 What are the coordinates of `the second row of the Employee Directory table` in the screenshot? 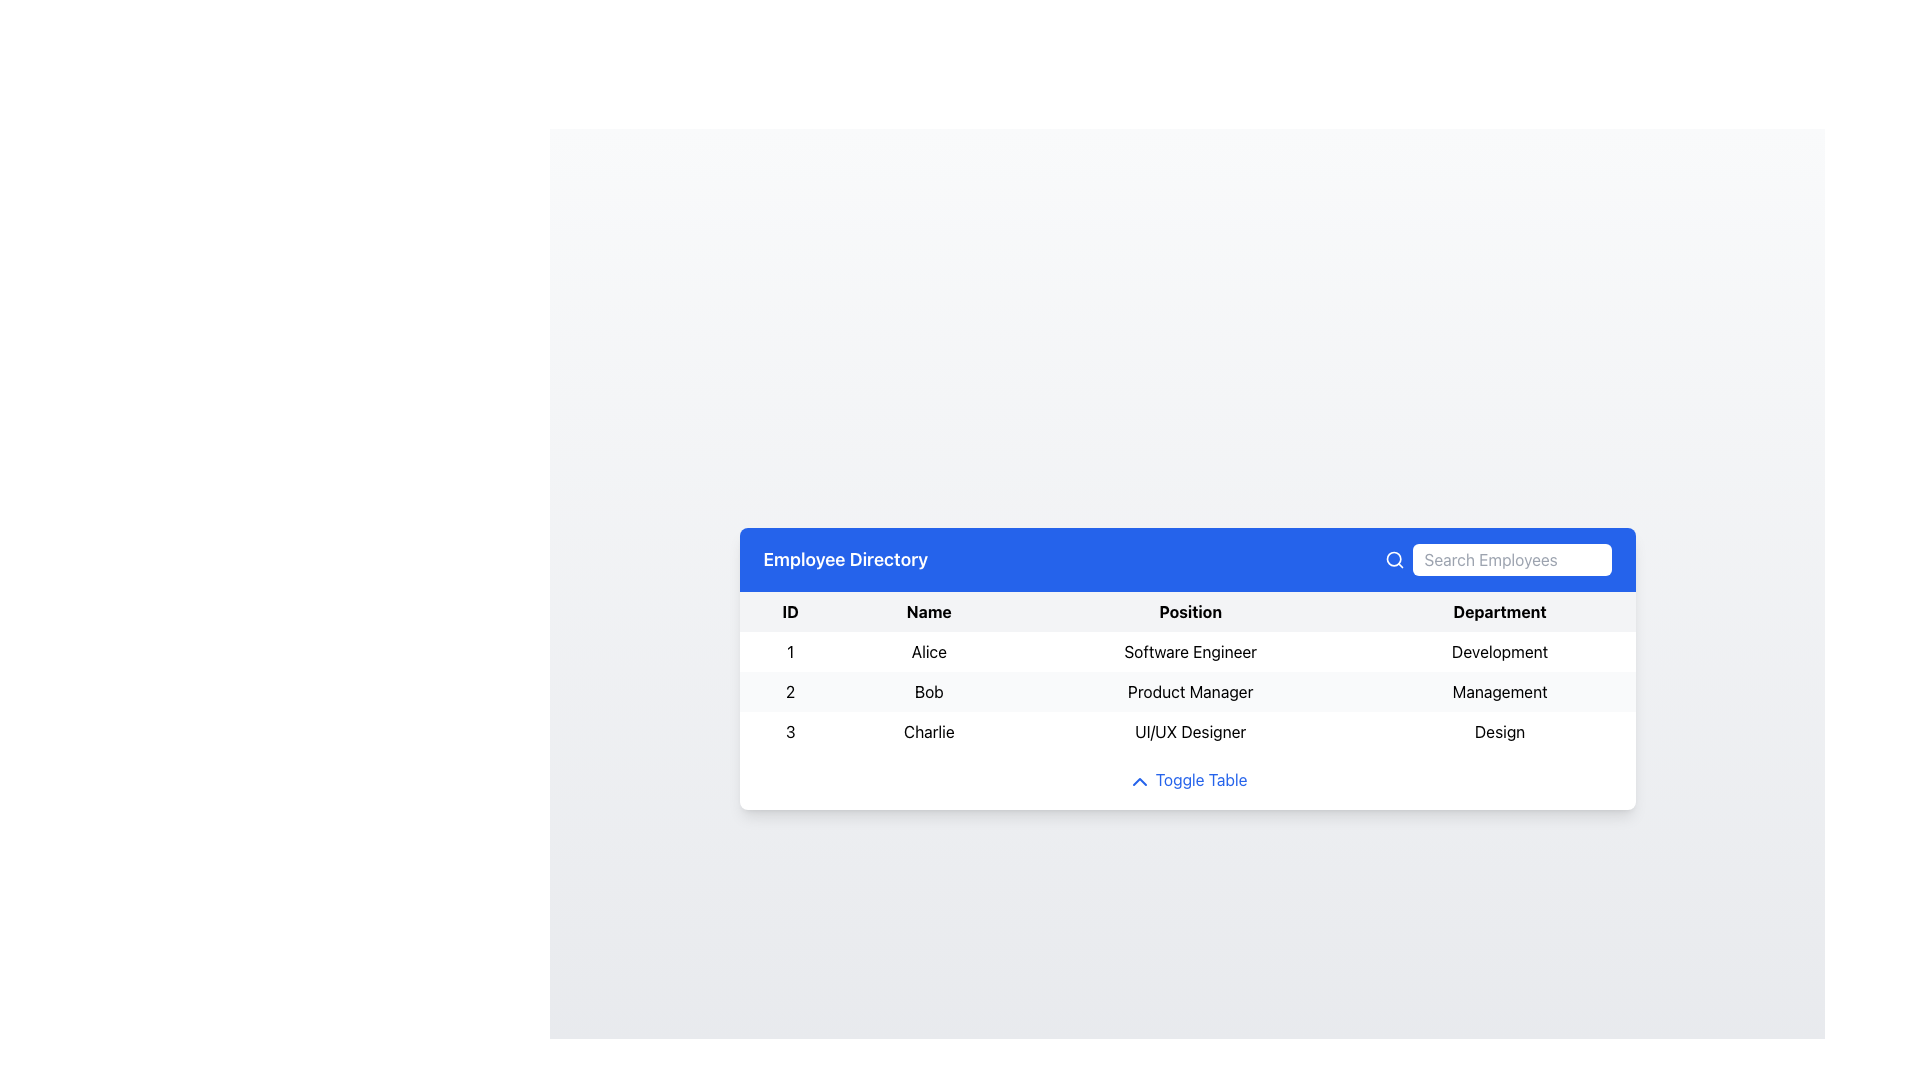 It's located at (1187, 691).